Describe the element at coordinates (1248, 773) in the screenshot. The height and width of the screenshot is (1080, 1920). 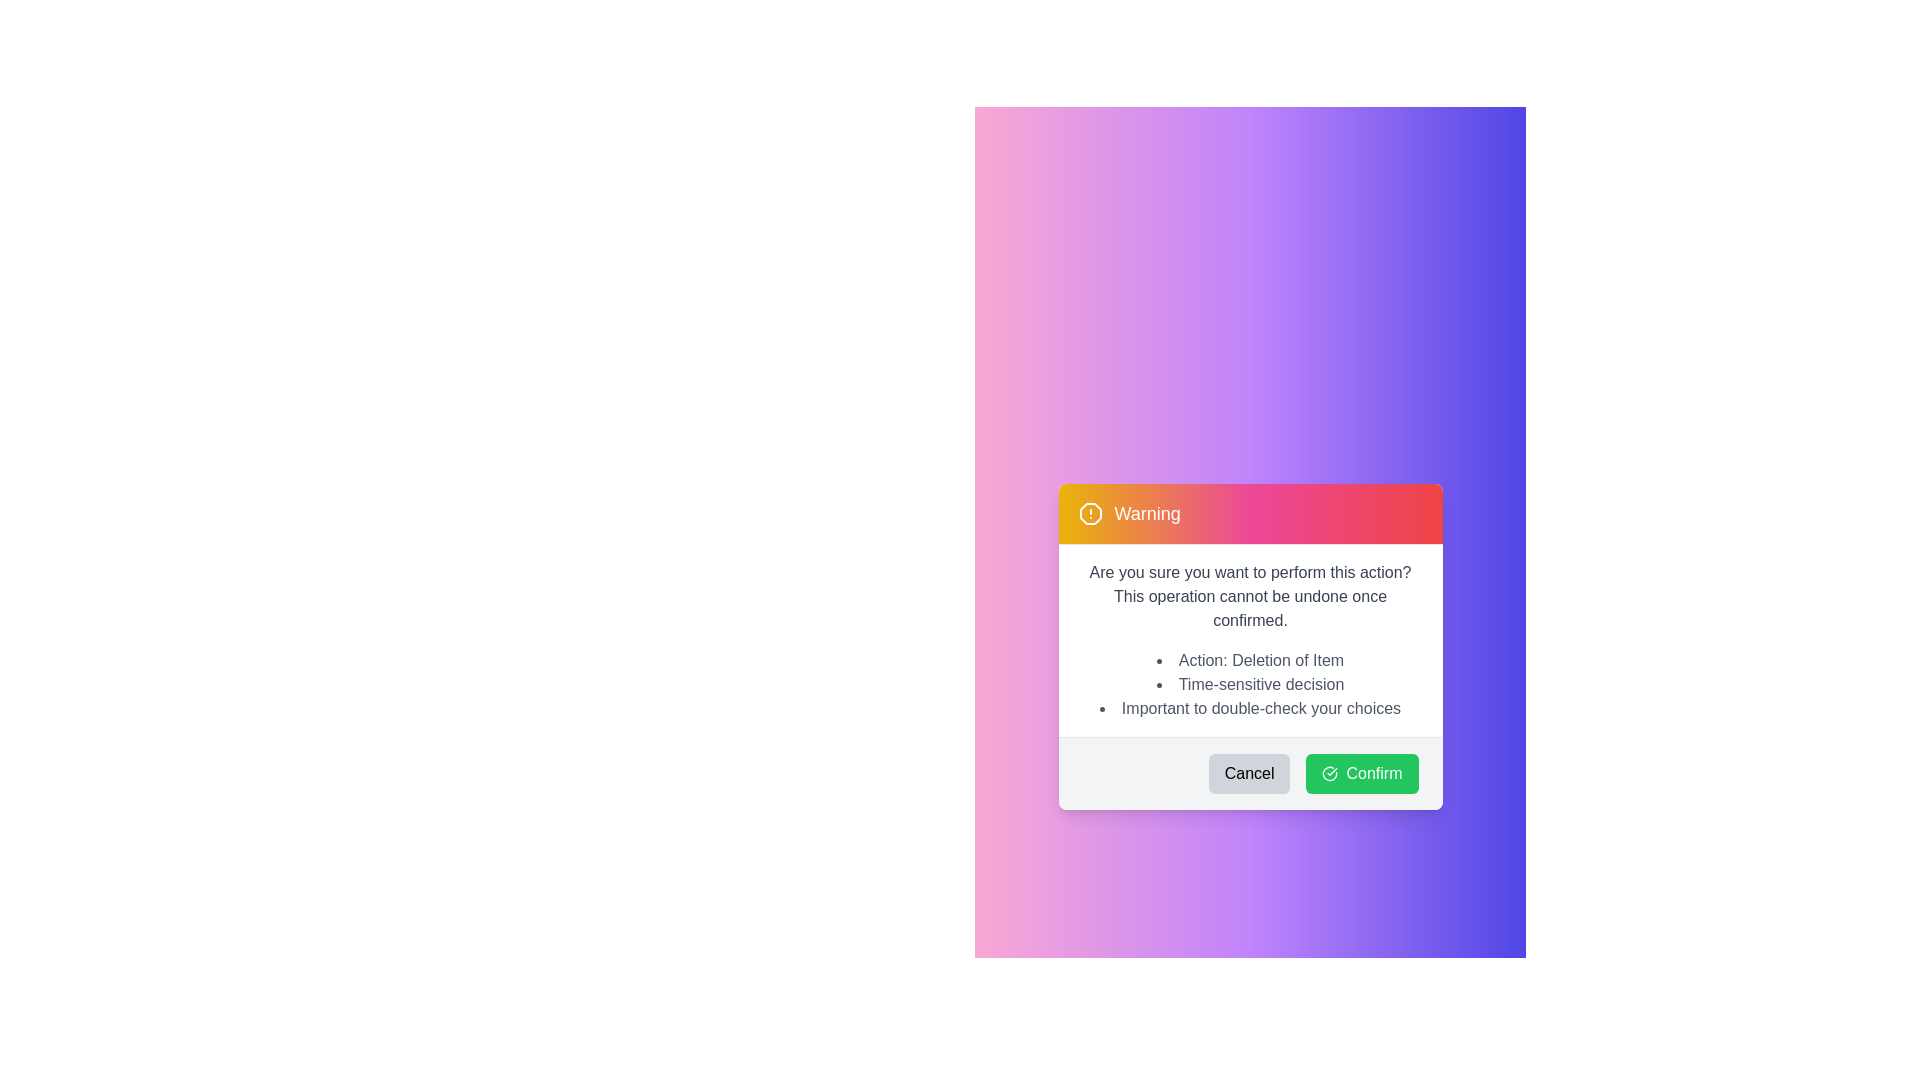
I see `the 'Cancel' button, which is a rectangular button with a gray background and black text, located at the bottom of a dialog box, to observe its hover effect` at that location.